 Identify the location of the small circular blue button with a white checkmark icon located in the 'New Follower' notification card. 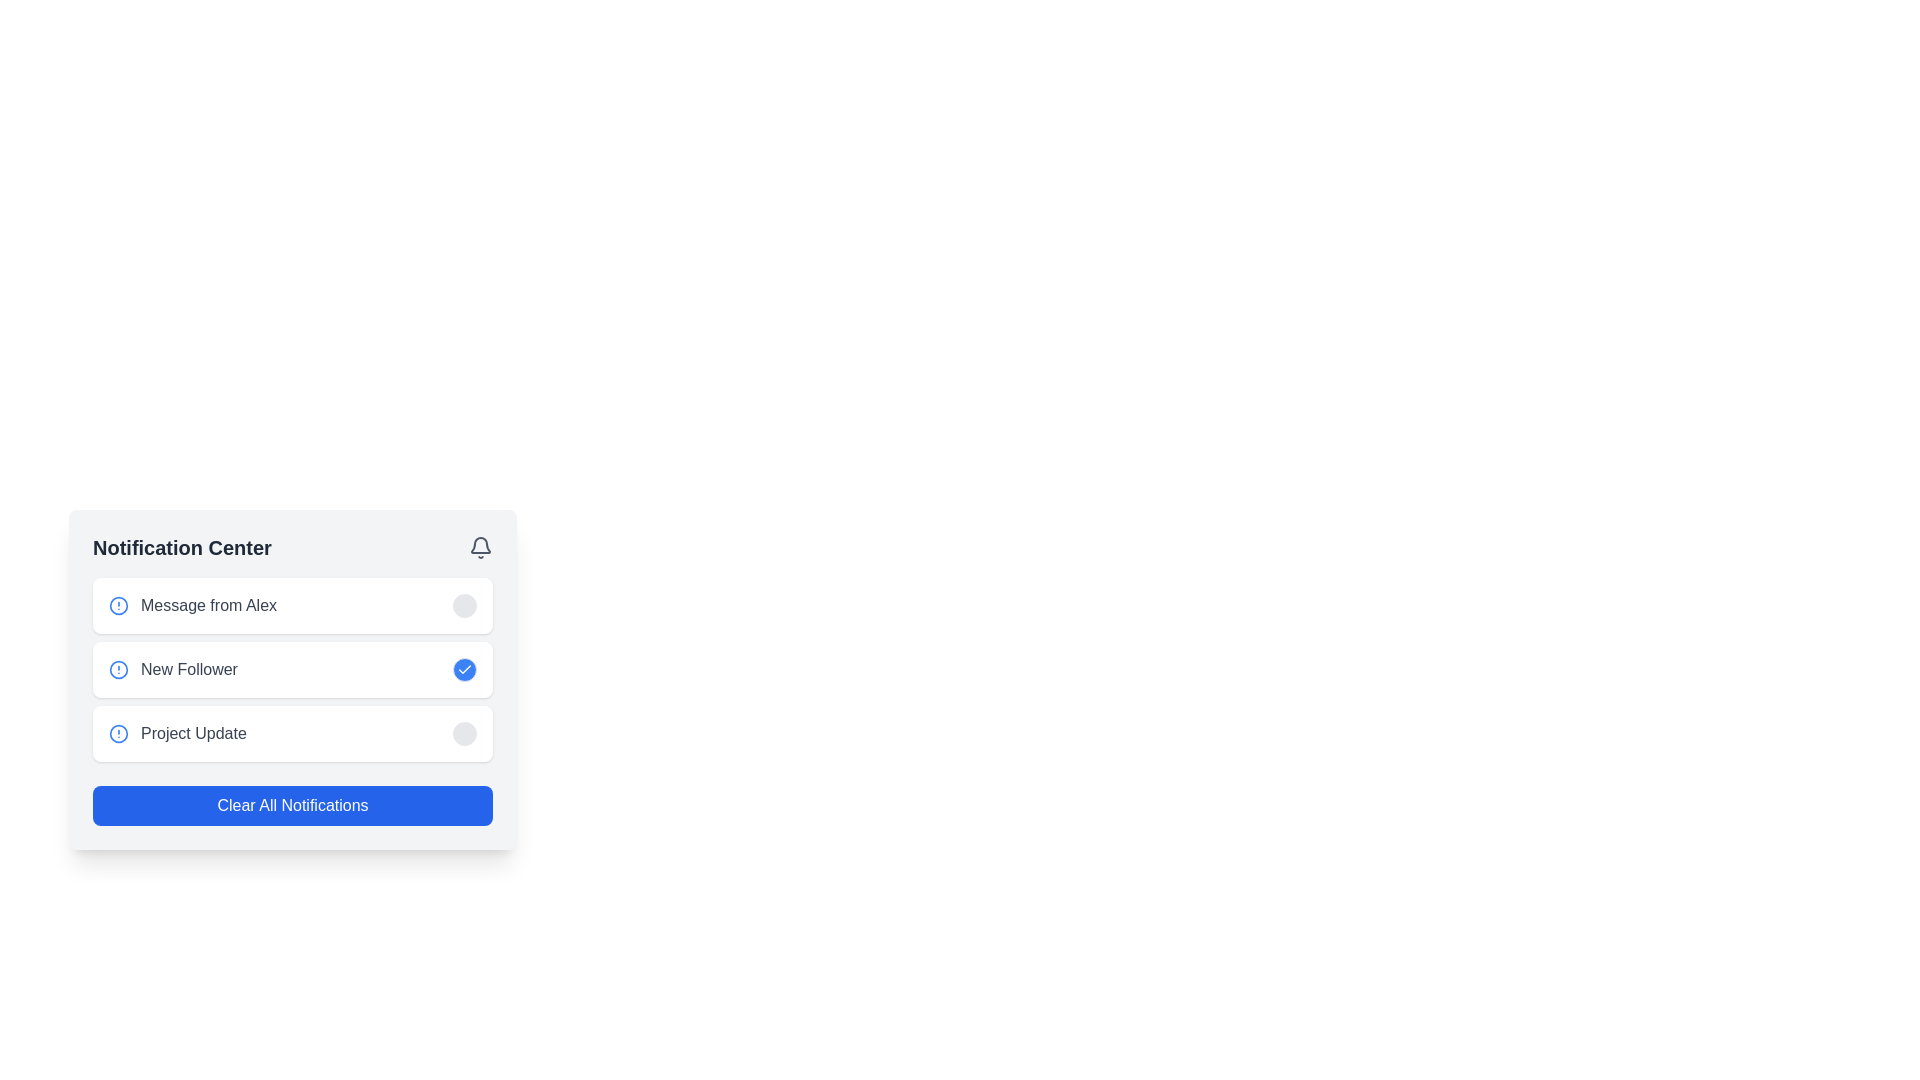
(464, 670).